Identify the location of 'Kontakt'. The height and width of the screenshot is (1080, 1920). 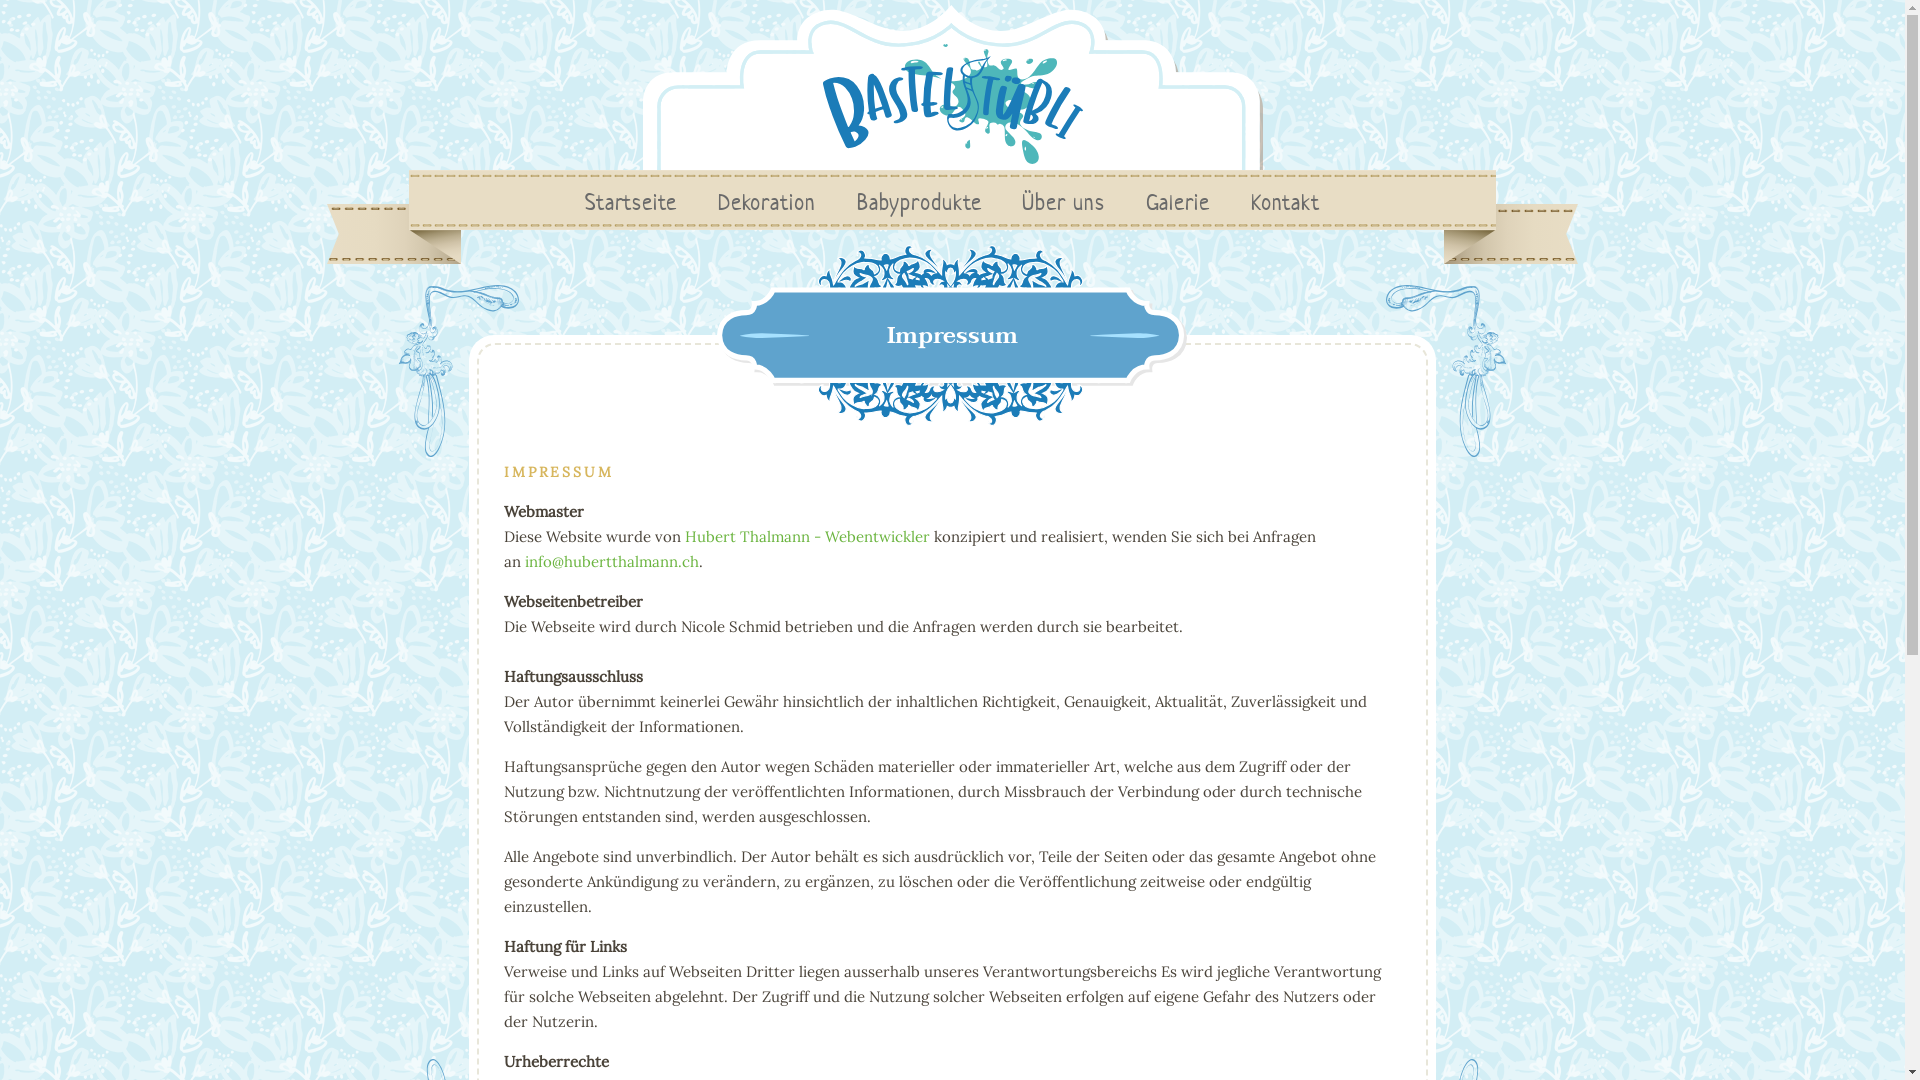
(1285, 202).